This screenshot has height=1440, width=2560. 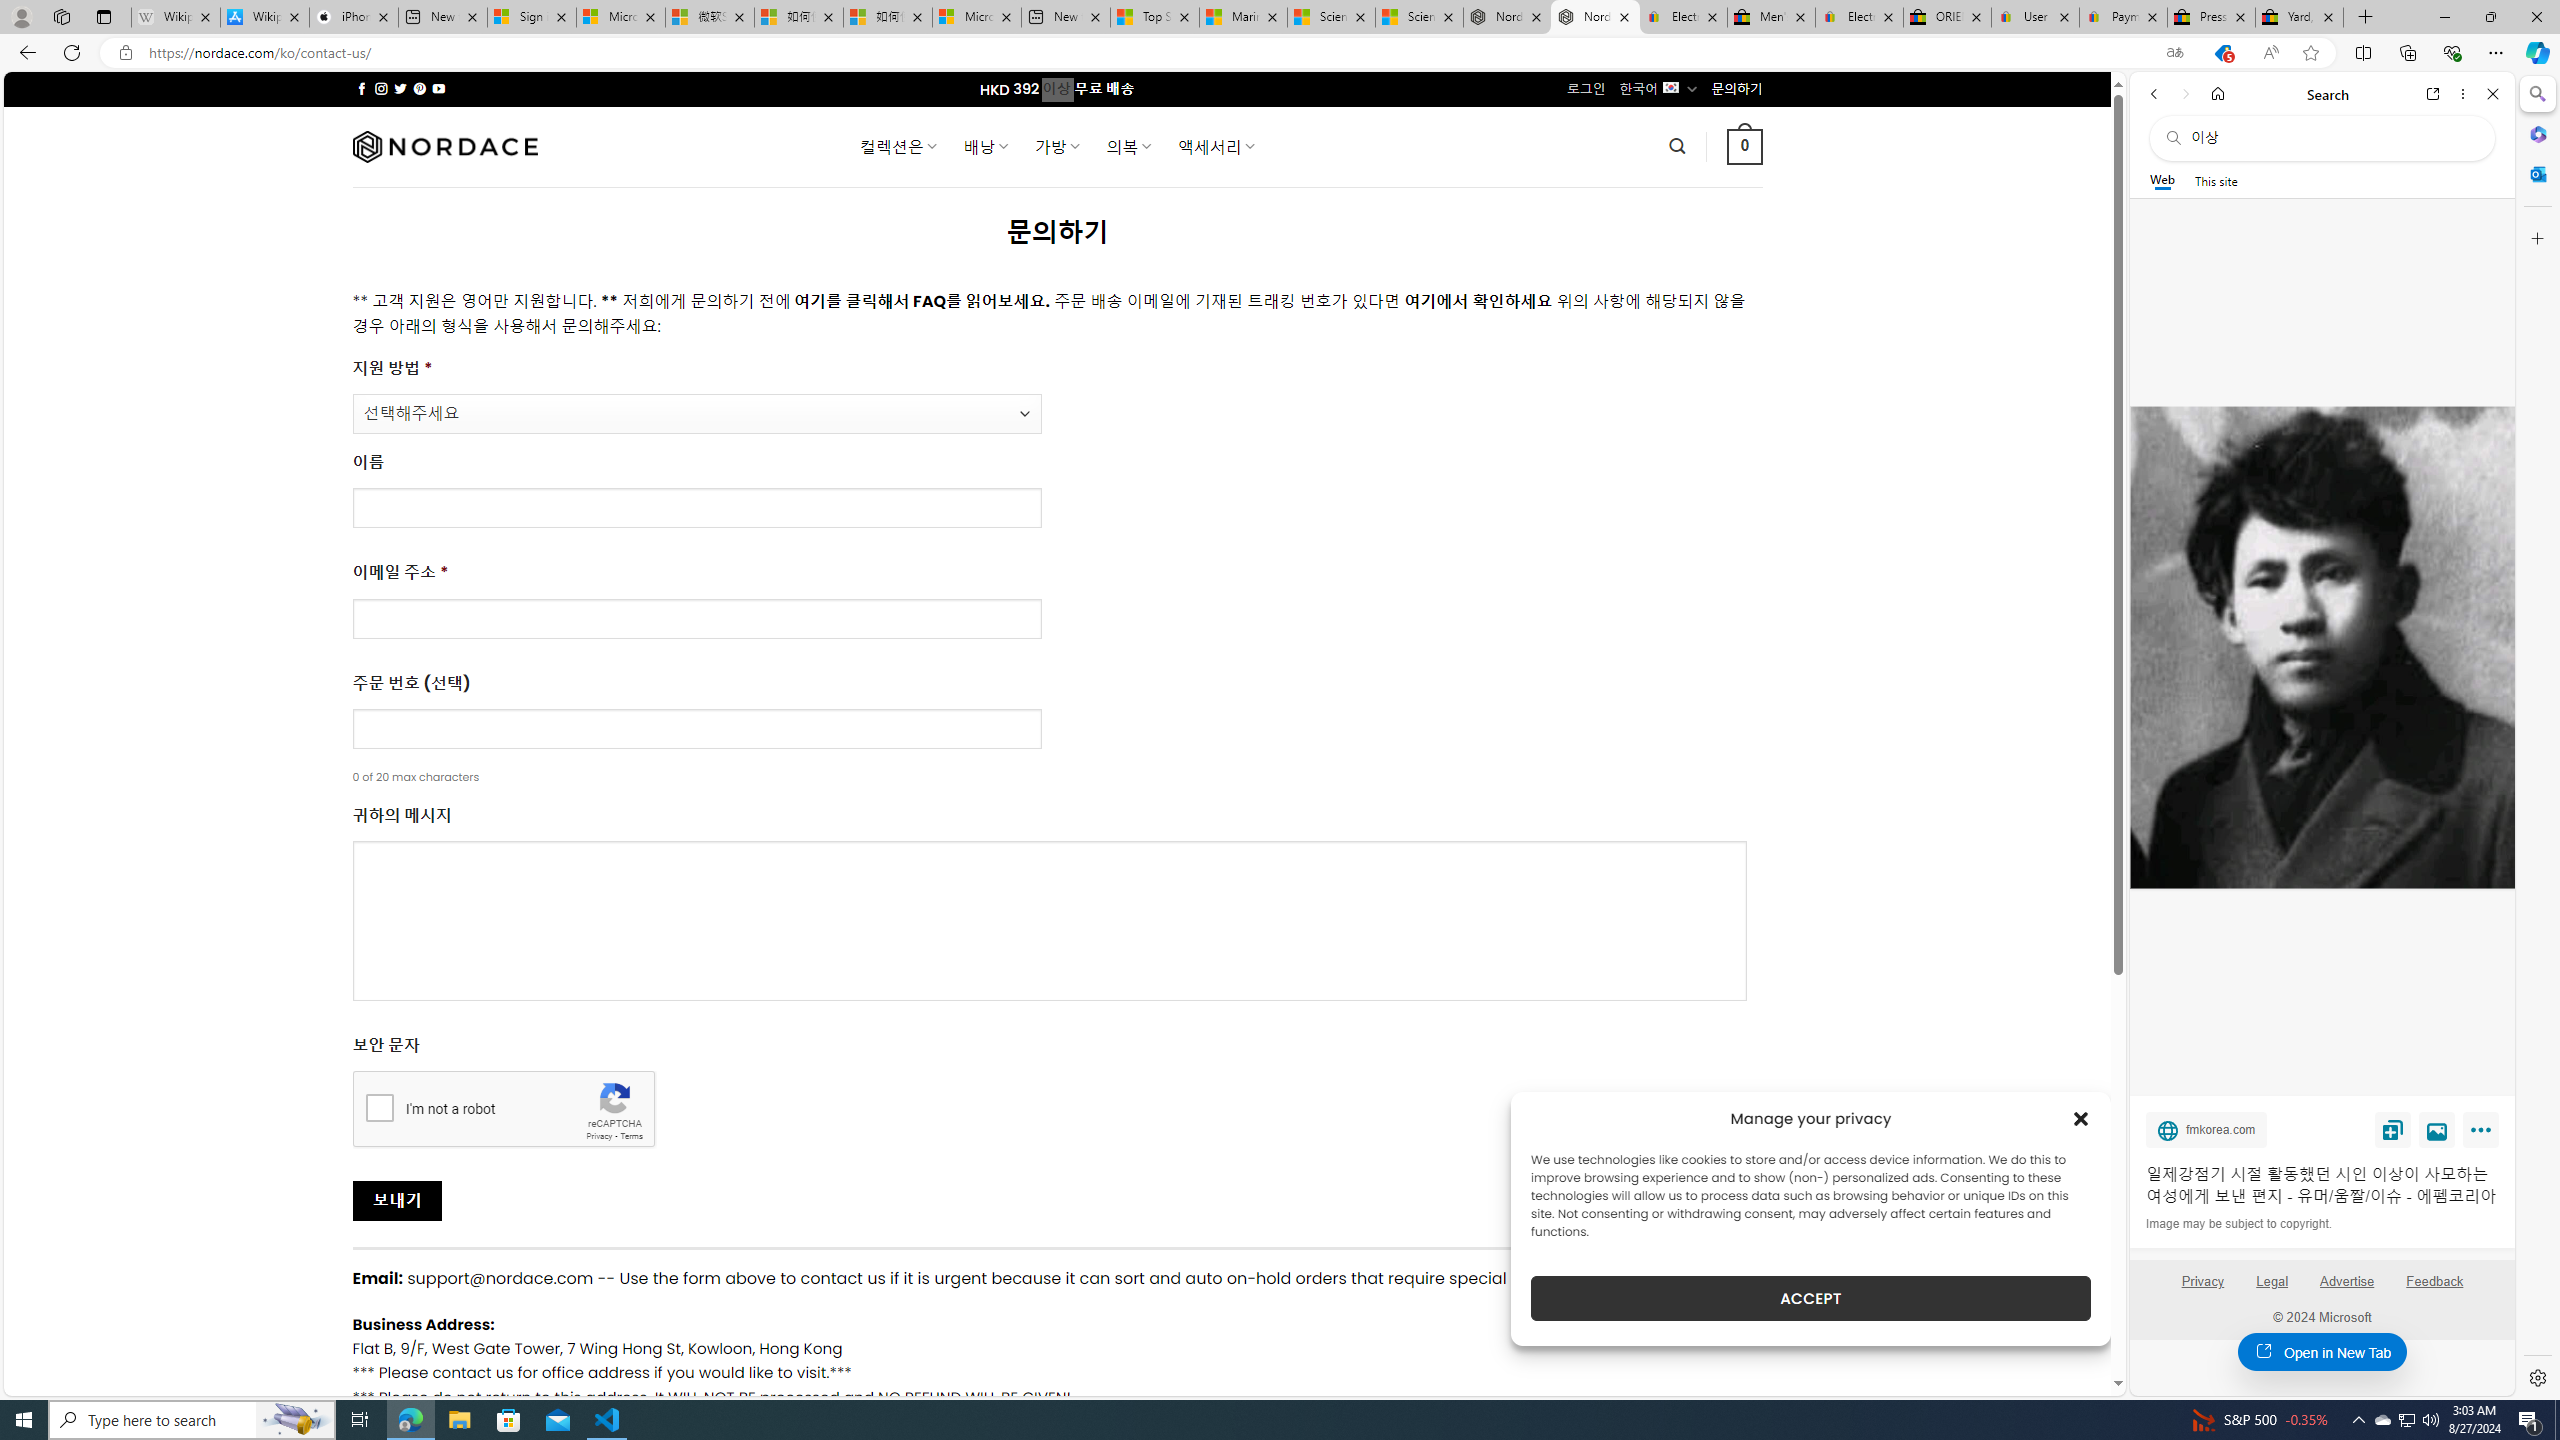 What do you see at coordinates (531, 16) in the screenshot?
I see `'Sign in to your Microsoft account'` at bounding box center [531, 16].